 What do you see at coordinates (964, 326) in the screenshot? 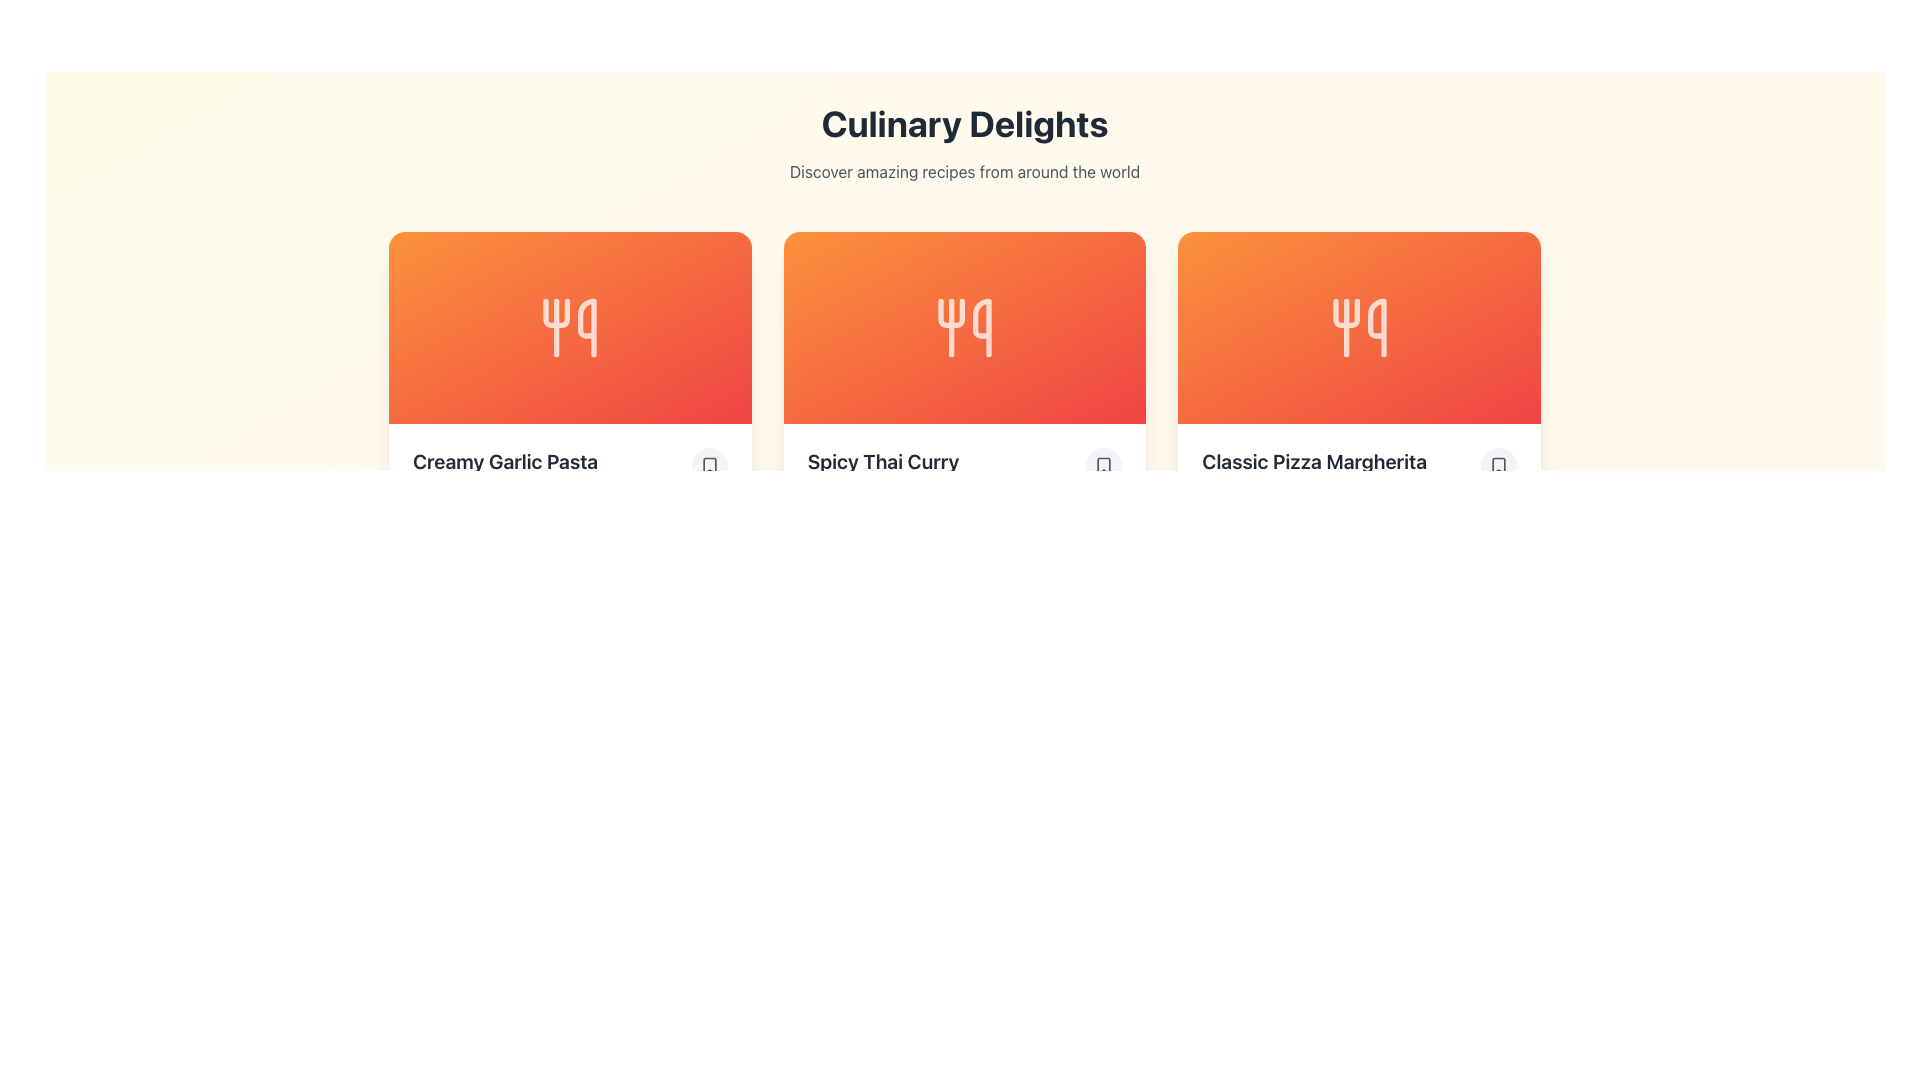
I see `the decorative icon representing the culinary theme for the 'Spicy Thai Curry' card, which is centrally positioned in the 'Culinary Delights' section` at bounding box center [964, 326].